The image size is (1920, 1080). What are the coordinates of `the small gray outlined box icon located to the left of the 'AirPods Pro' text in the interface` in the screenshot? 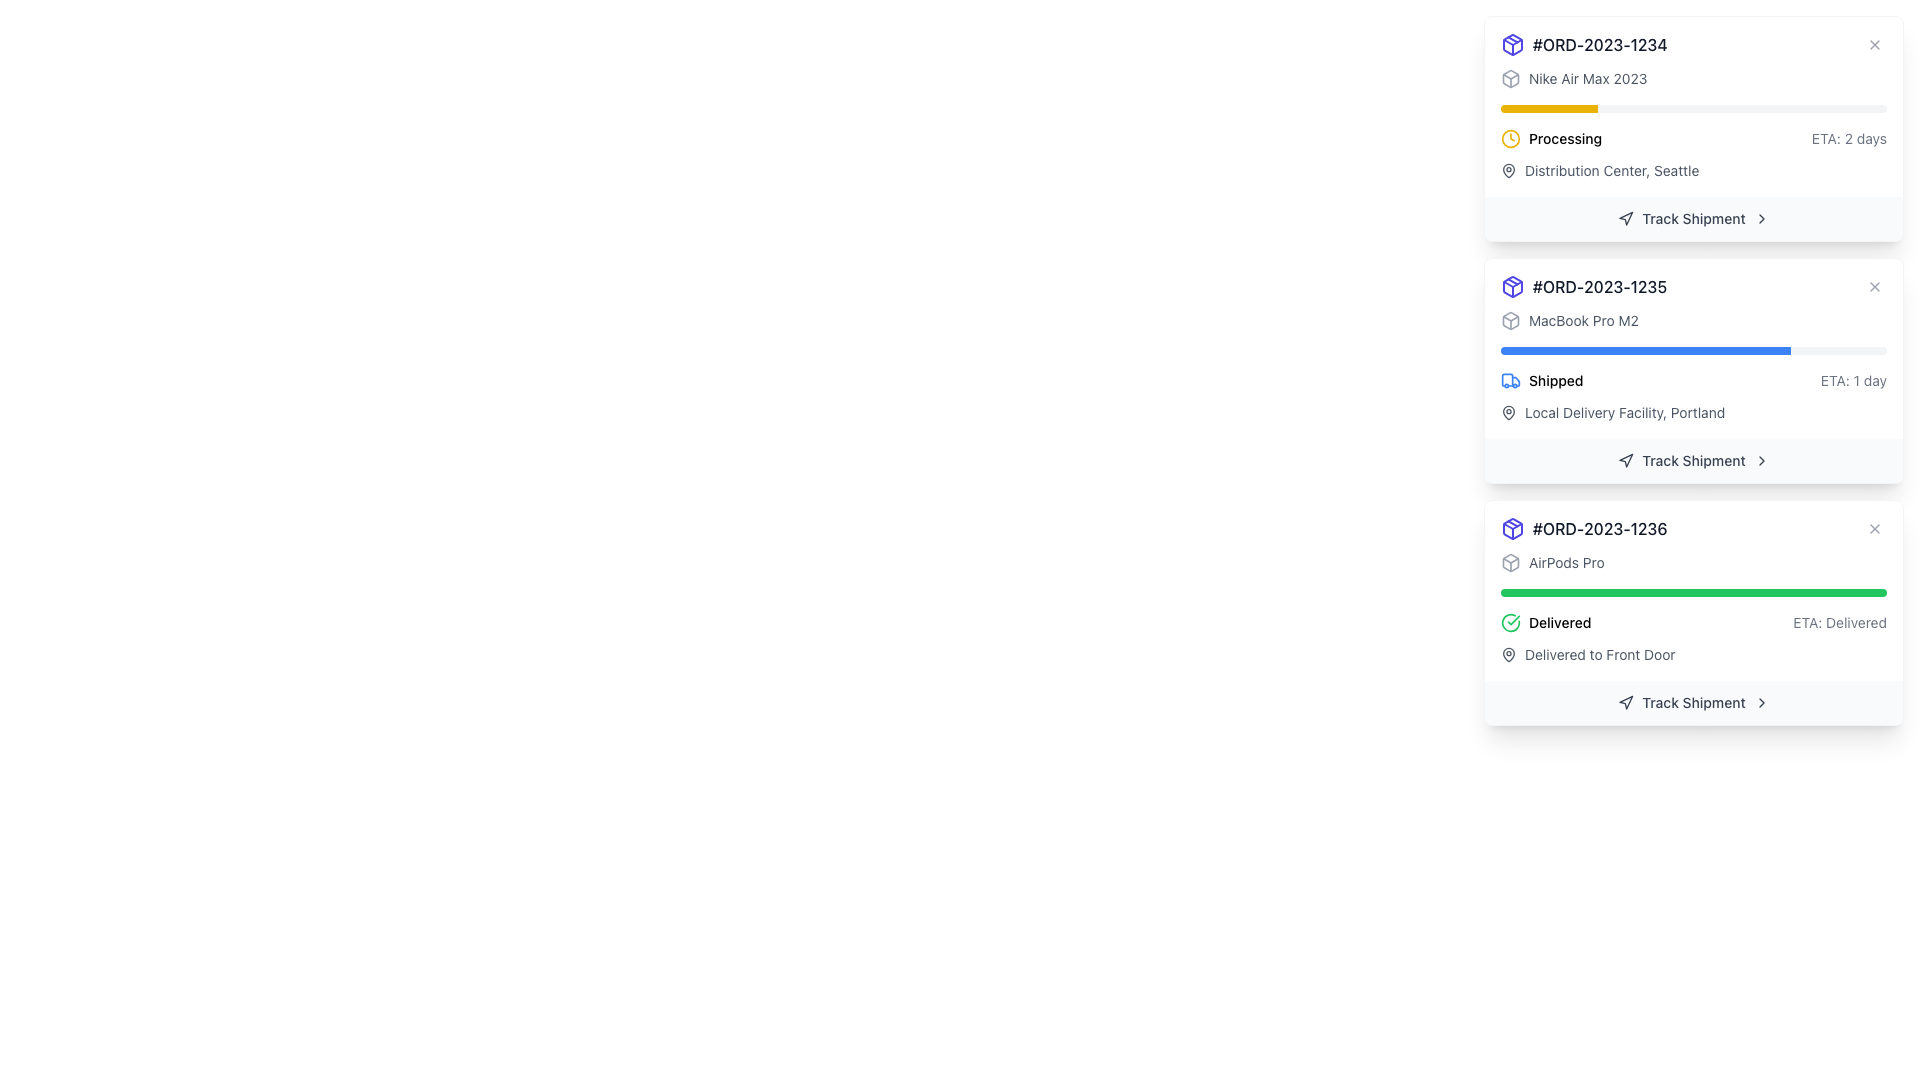 It's located at (1511, 563).